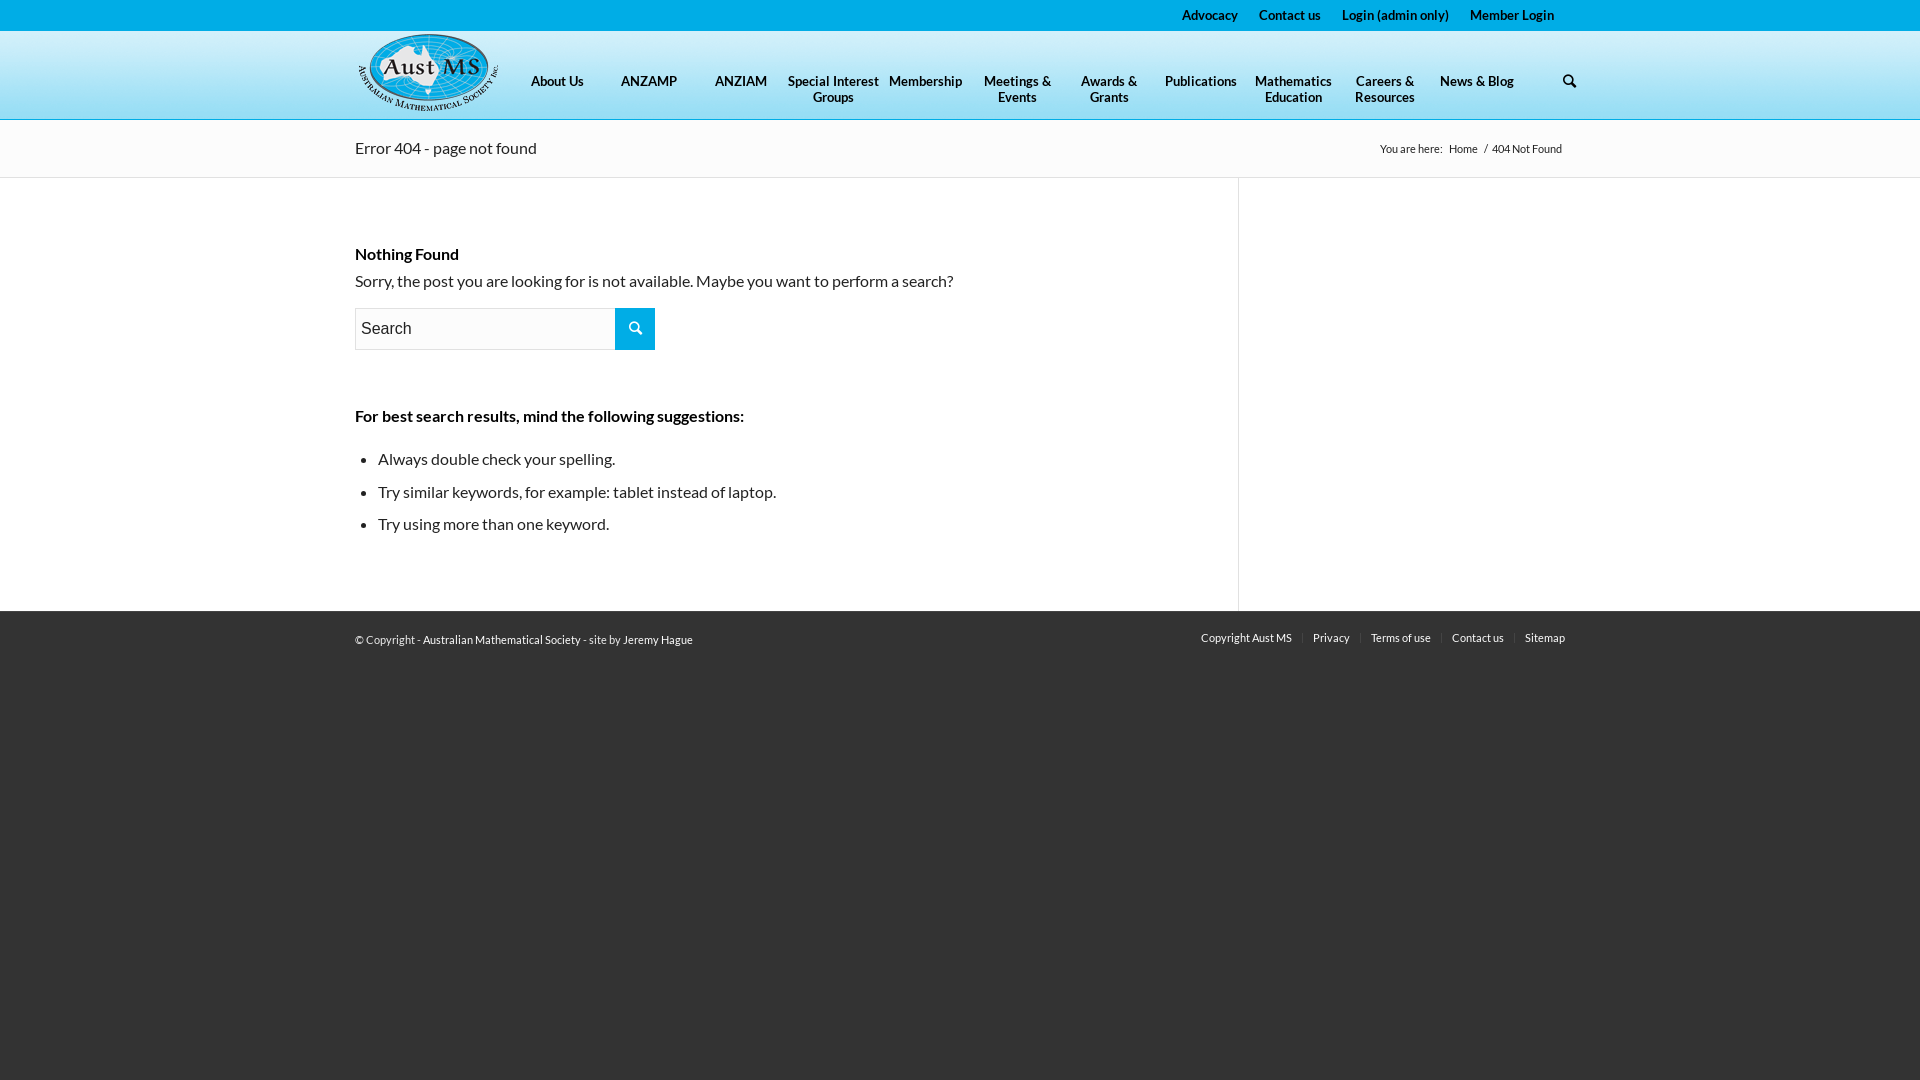 Image resolution: width=1920 pixels, height=1080 pixels. Describe the element at coordinates (1429, 95) in the screenshot. I see `'News & Blog'` at that location.